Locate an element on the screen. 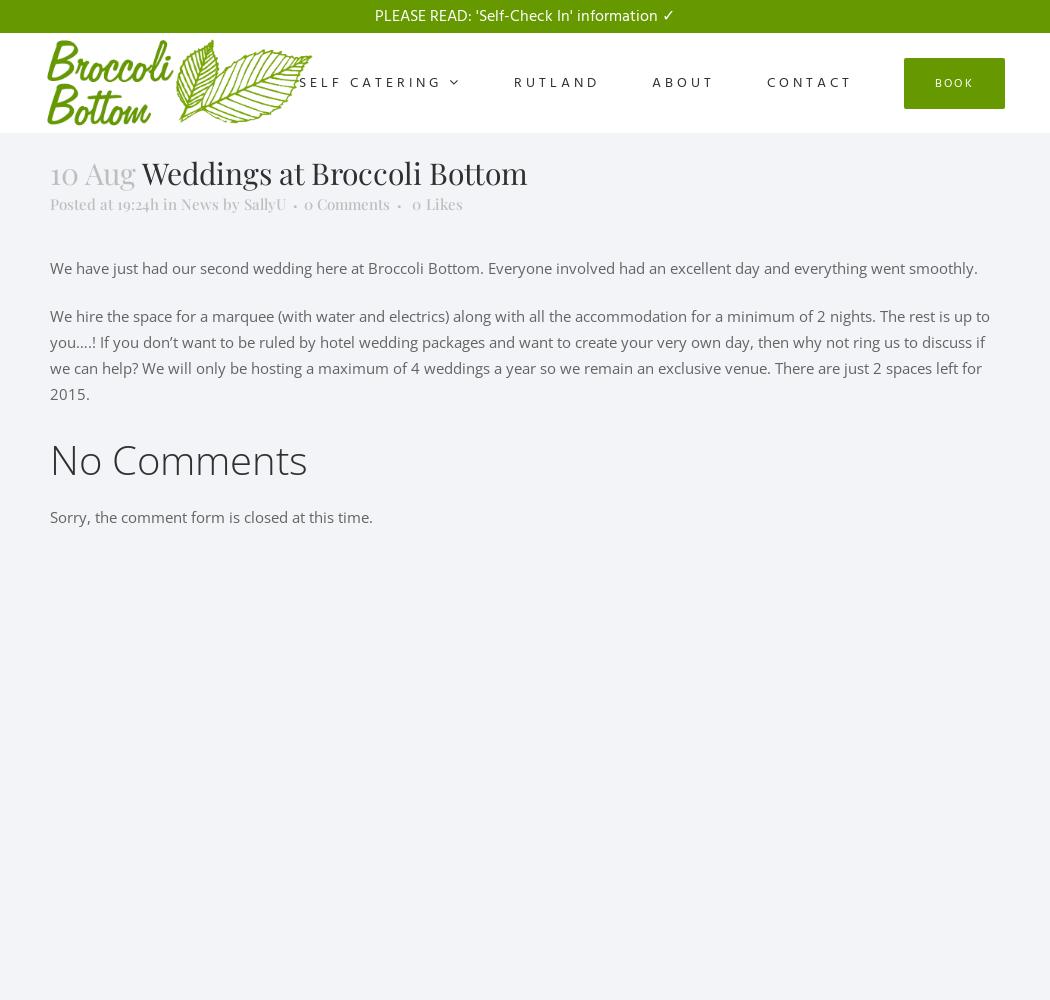 Image resolution: width=1050 pixels, height=1000 pixels. 'No Comments' is located at coordinates (179, 458).